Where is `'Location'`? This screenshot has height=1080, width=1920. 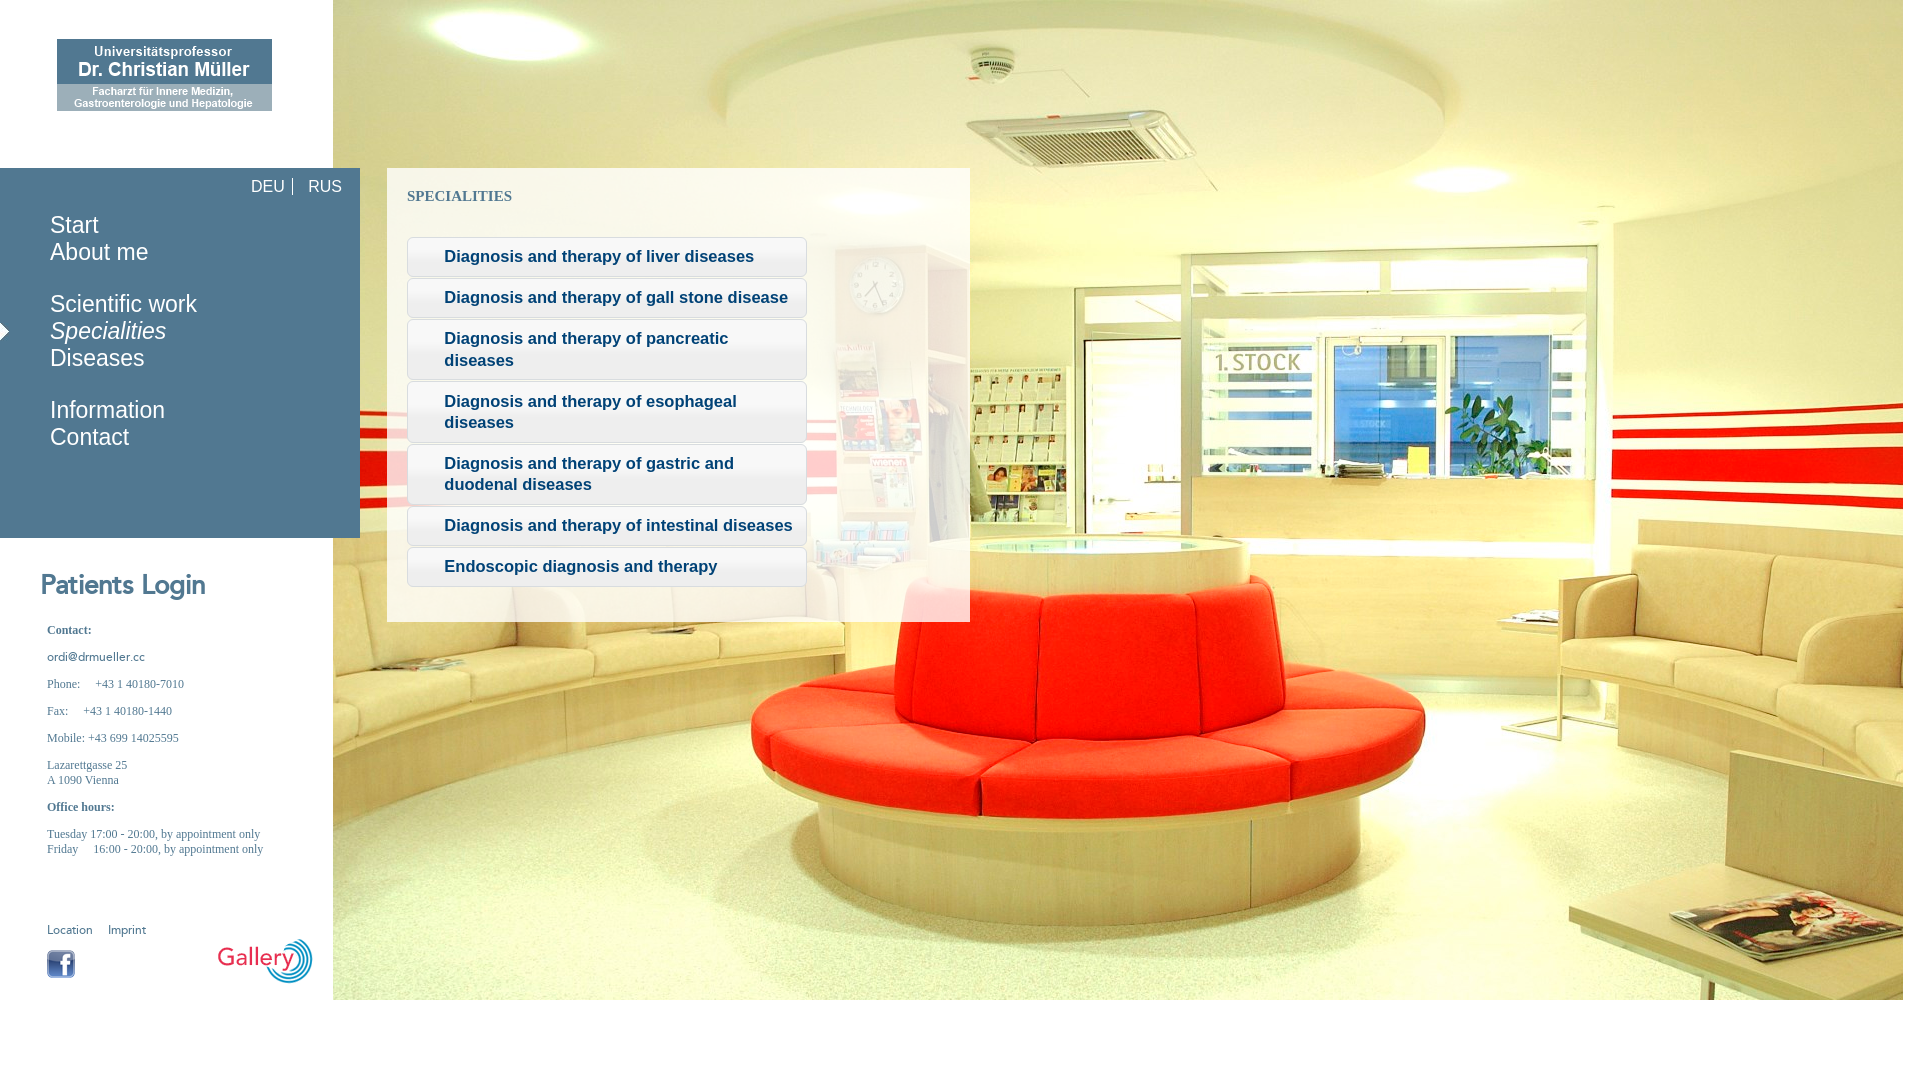 'Location' is located at coordinates (70, 930).